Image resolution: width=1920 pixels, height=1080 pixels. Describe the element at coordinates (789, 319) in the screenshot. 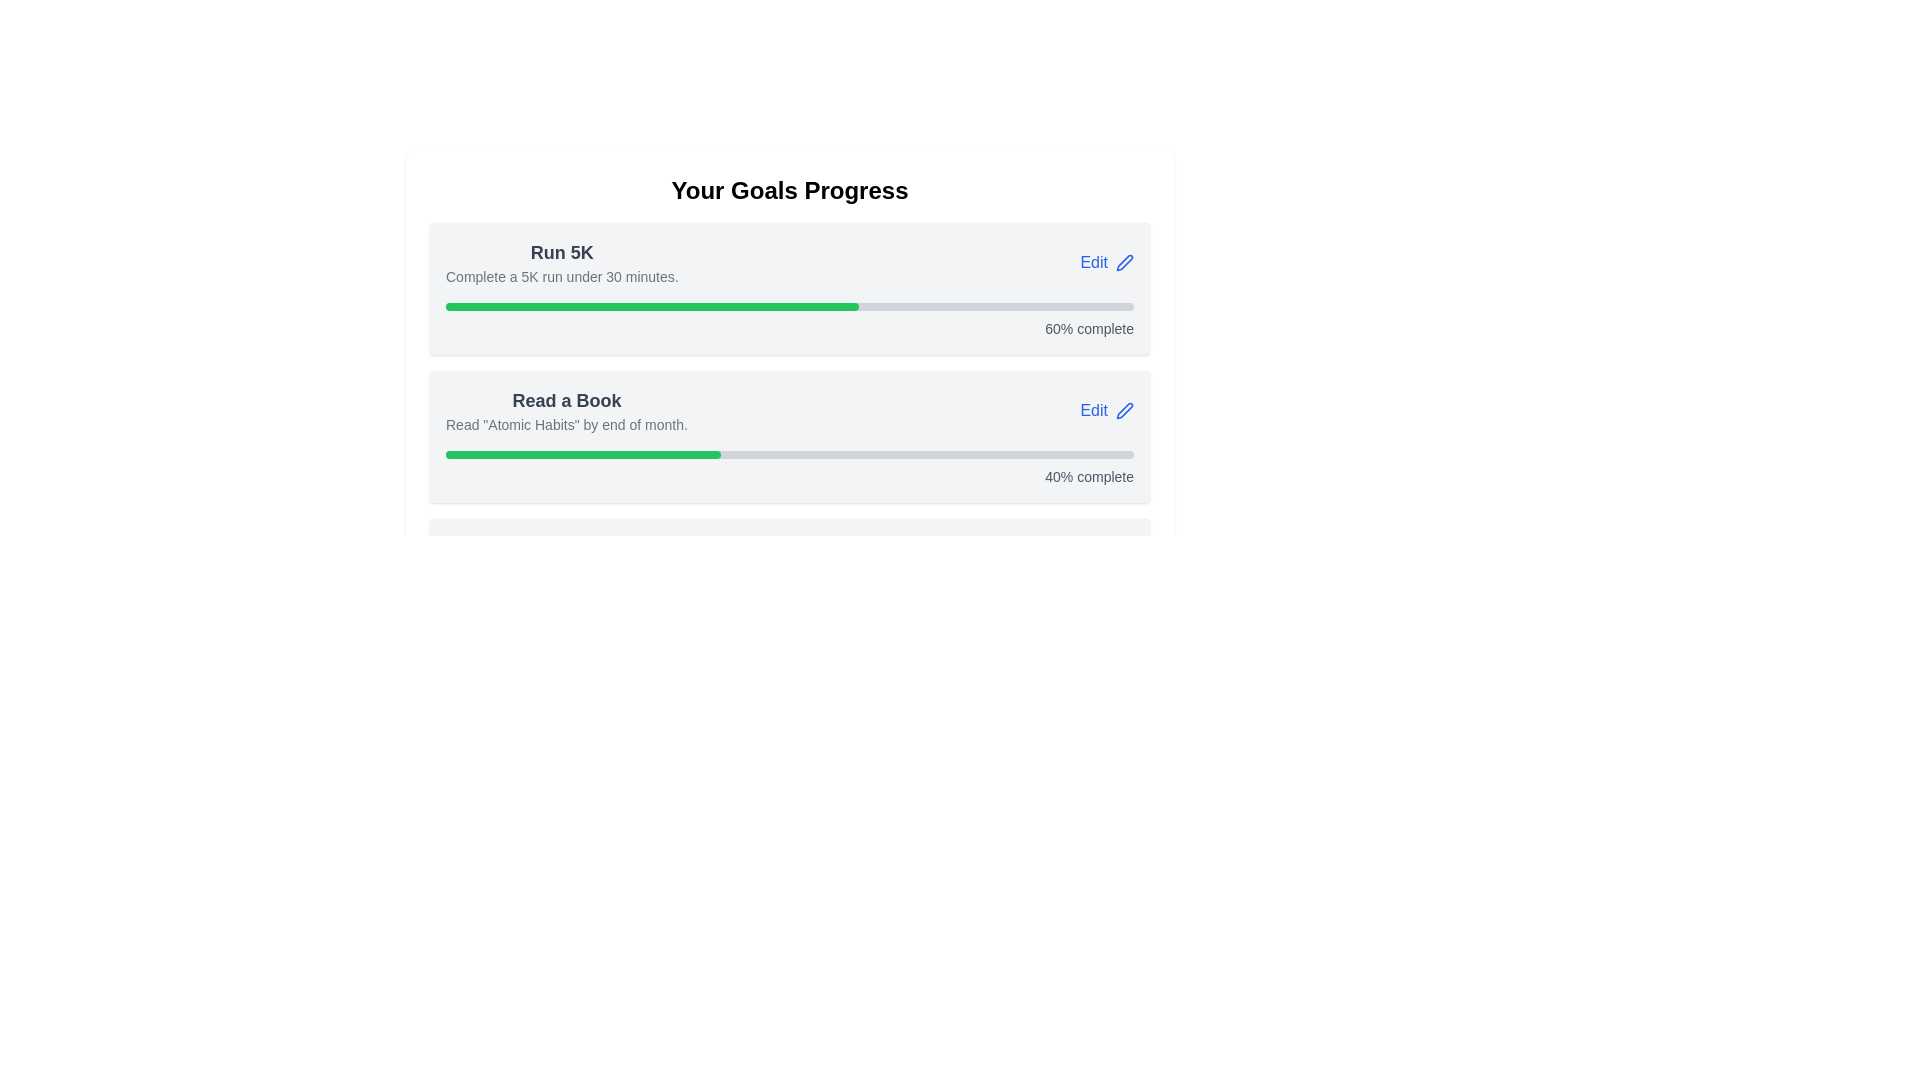

I see `the Progress Indicator for the 'Run 5K' goal` at that location.